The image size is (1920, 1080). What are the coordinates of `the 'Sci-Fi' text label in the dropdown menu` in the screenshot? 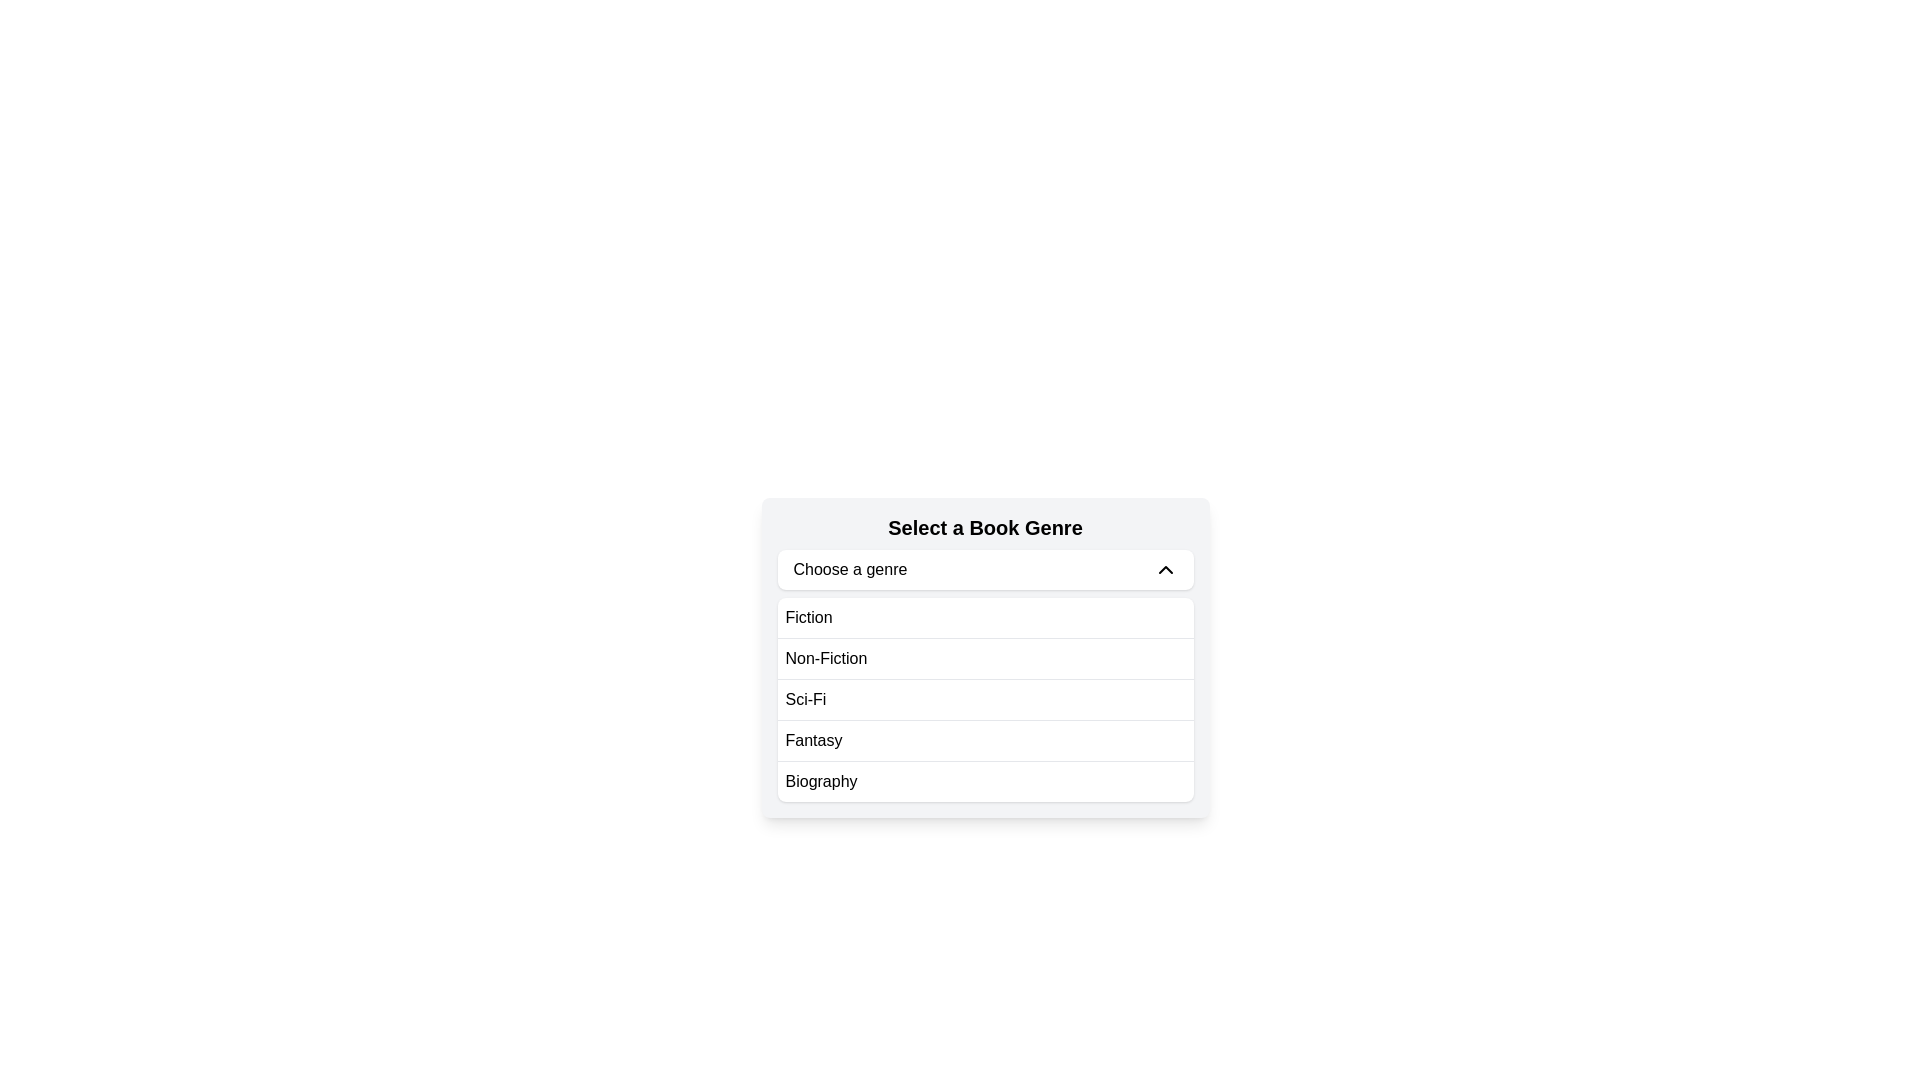 It's located at (806, 698).